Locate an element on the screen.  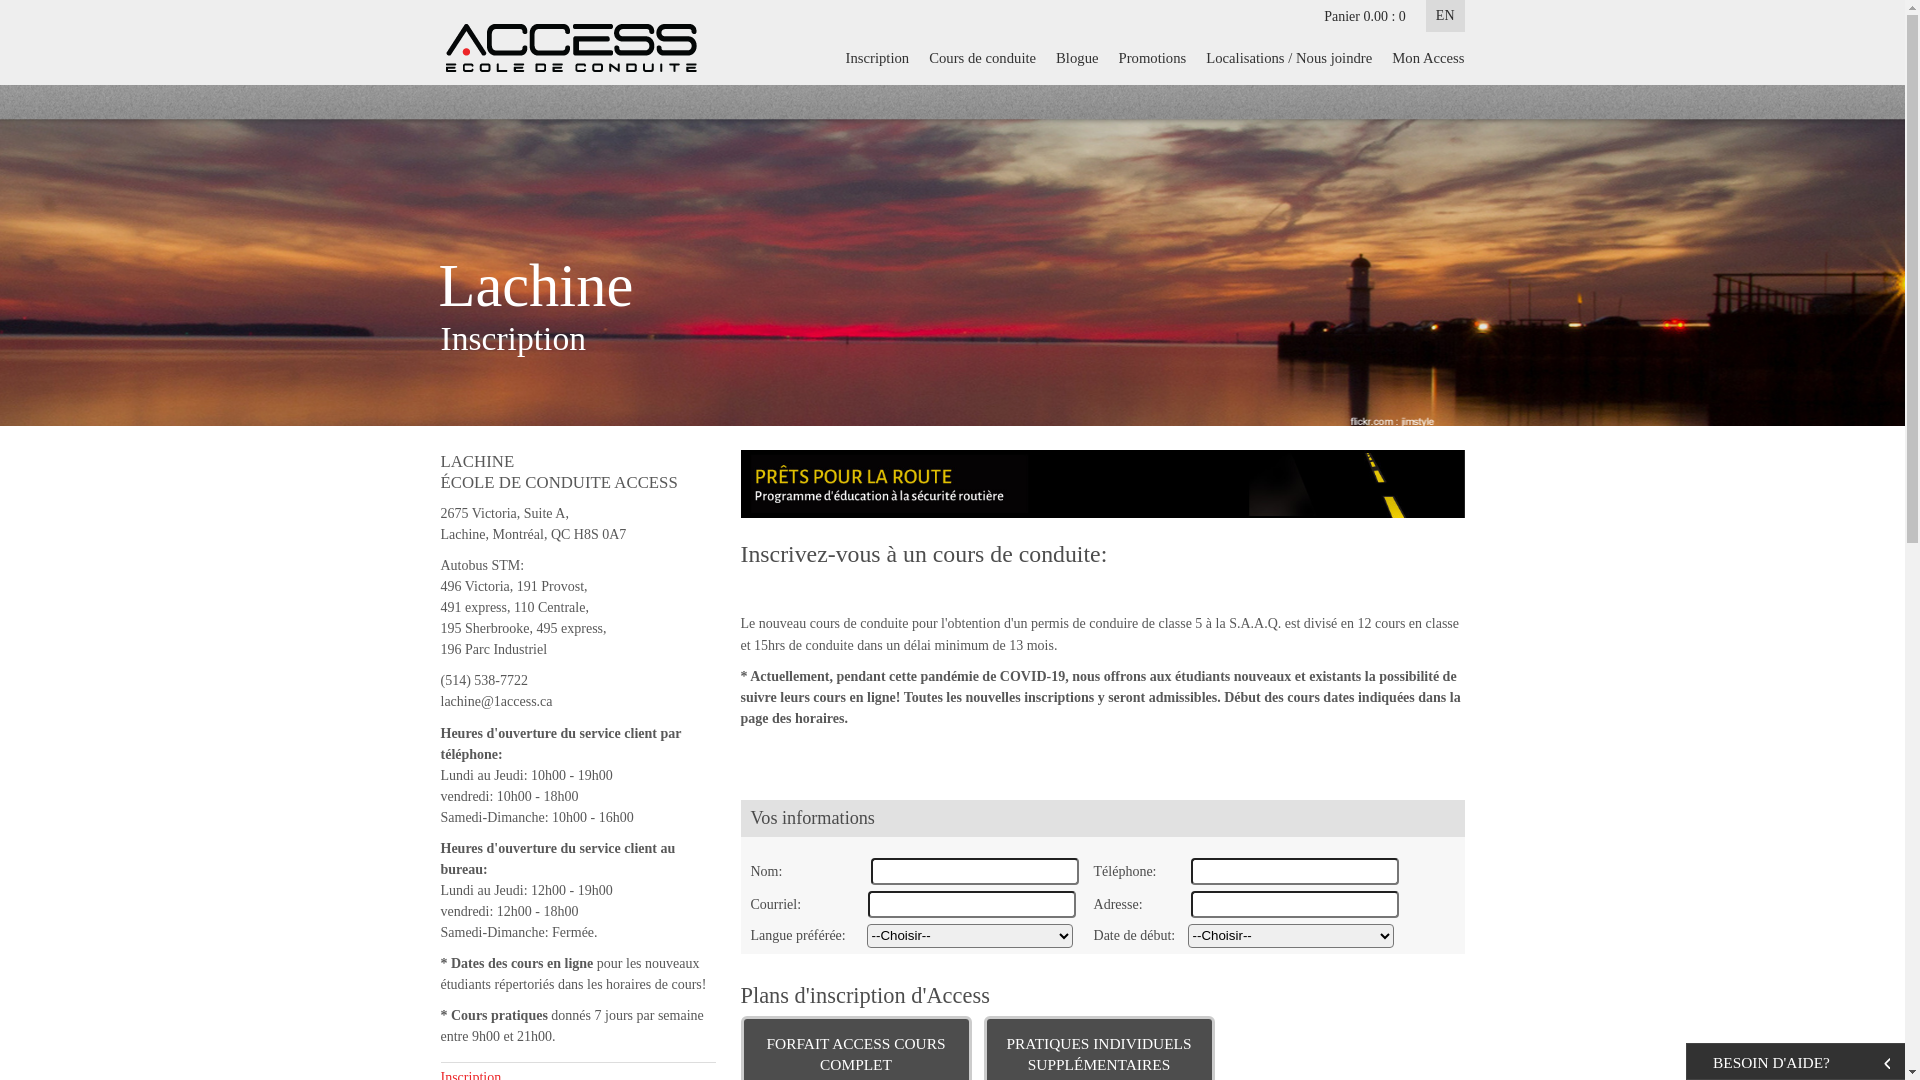
'Promotions' is located at coordinates (1107, 56).